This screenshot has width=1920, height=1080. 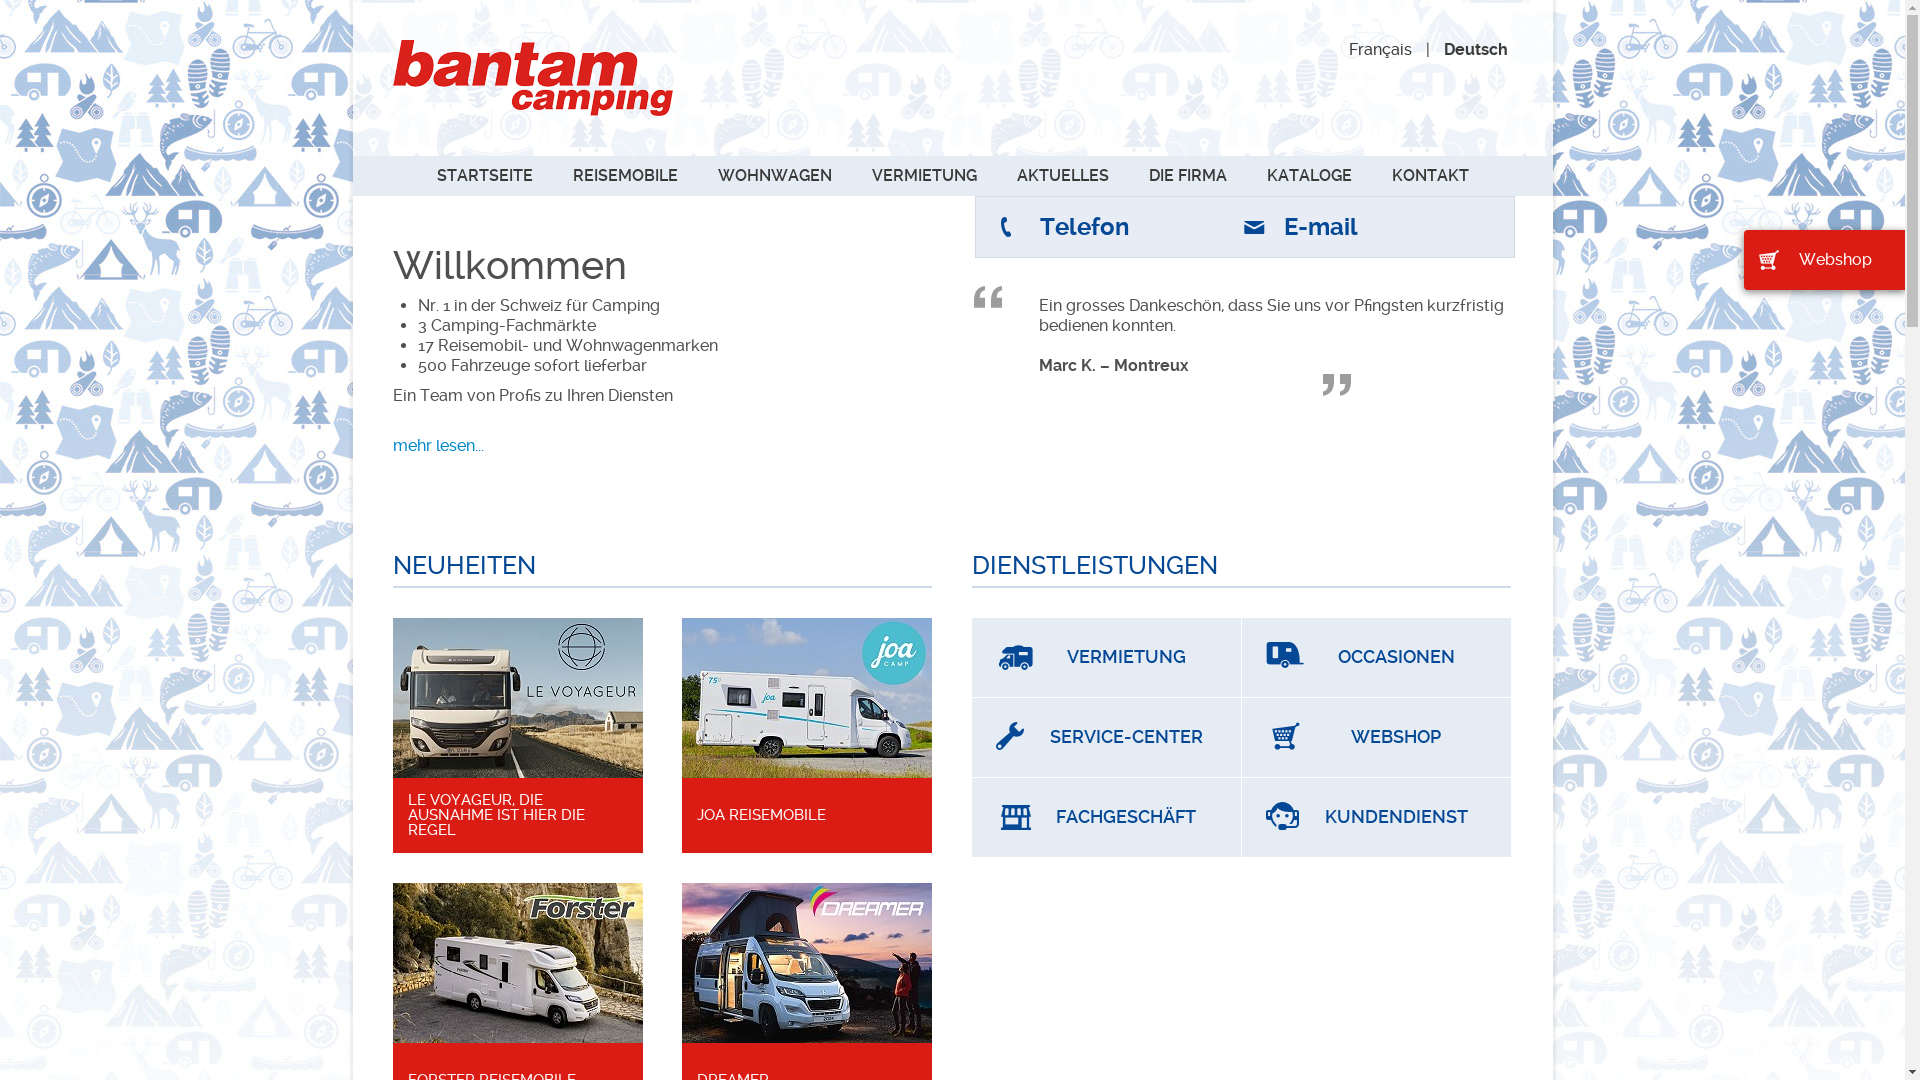 What do you see at coordinates (517, 695) in the screenshot?
I see `'Artikel lesen'` at bounding box center [517, 695].